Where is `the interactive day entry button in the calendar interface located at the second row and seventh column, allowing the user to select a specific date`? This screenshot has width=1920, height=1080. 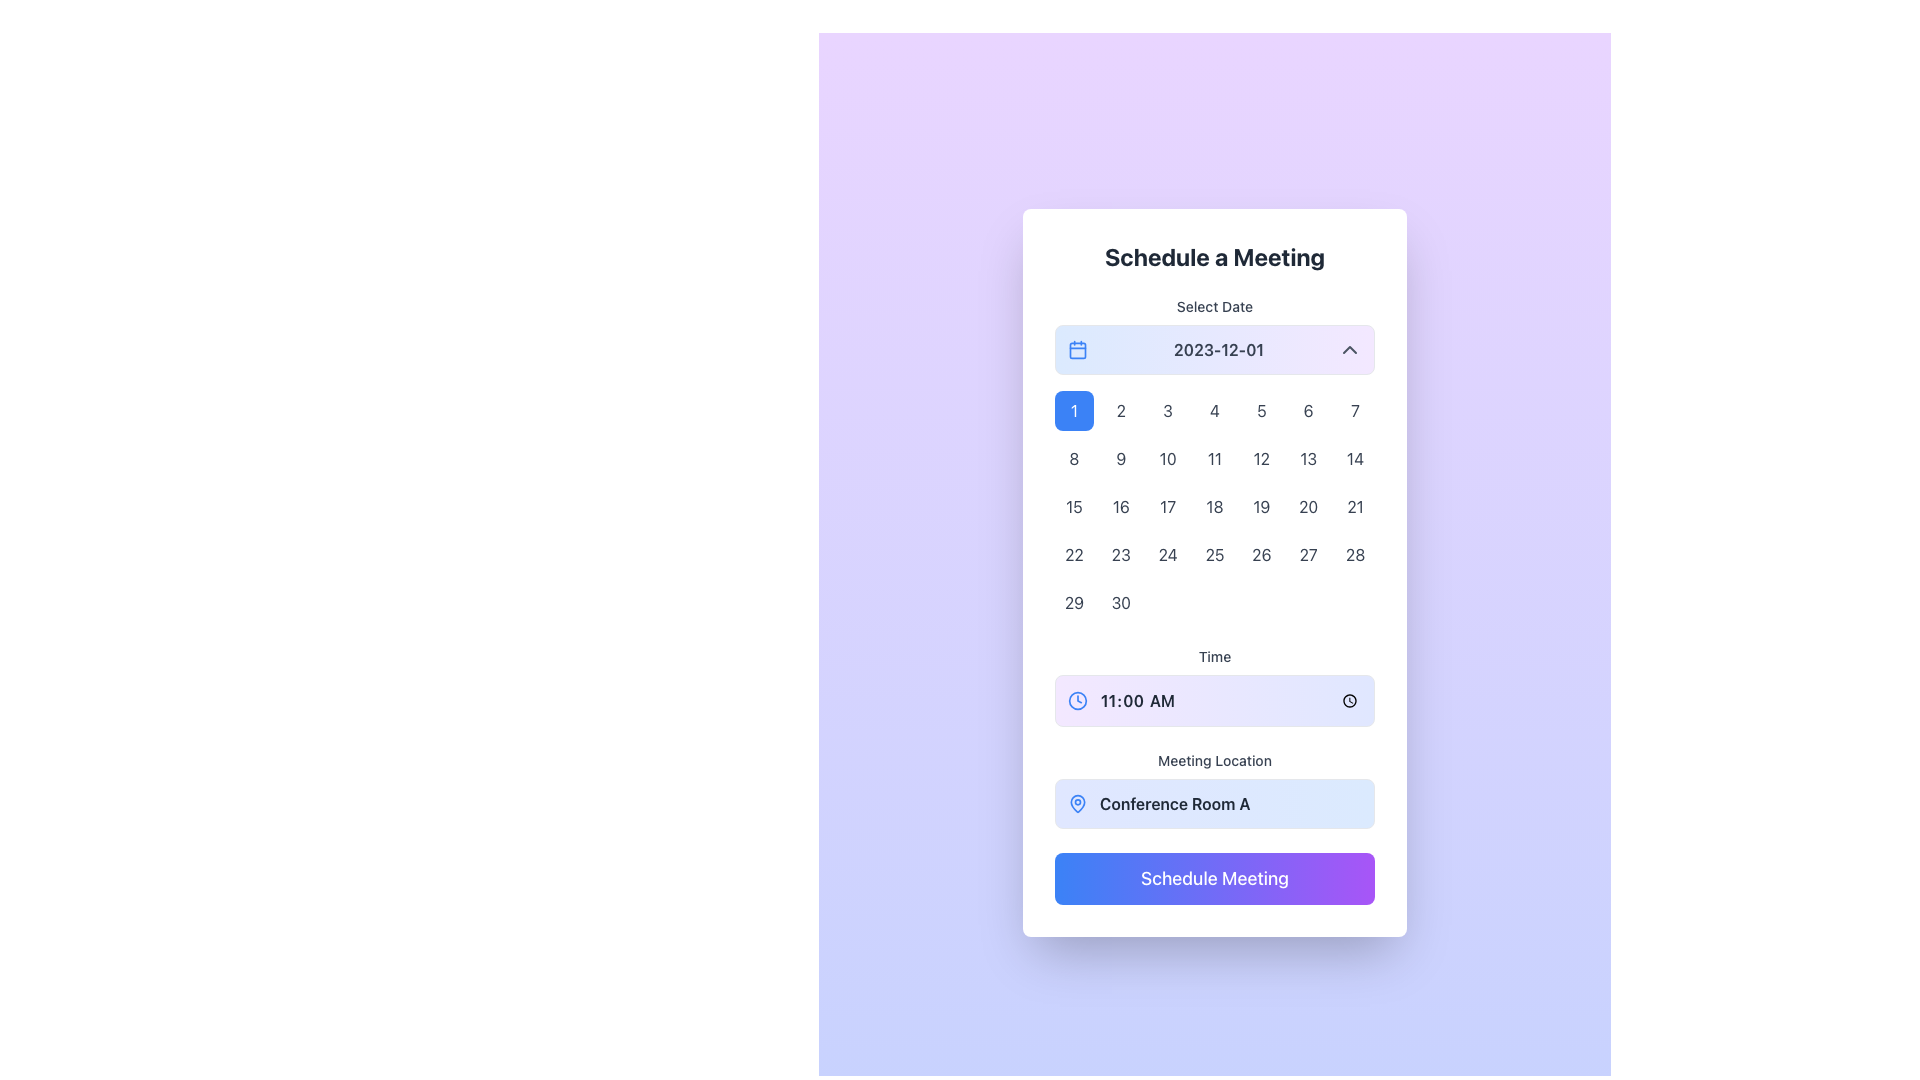
the interactive day entry button in the calendar interface located at the second row and seventh column, allowing the user to select a specific date is located at coordinates (1355, 459).